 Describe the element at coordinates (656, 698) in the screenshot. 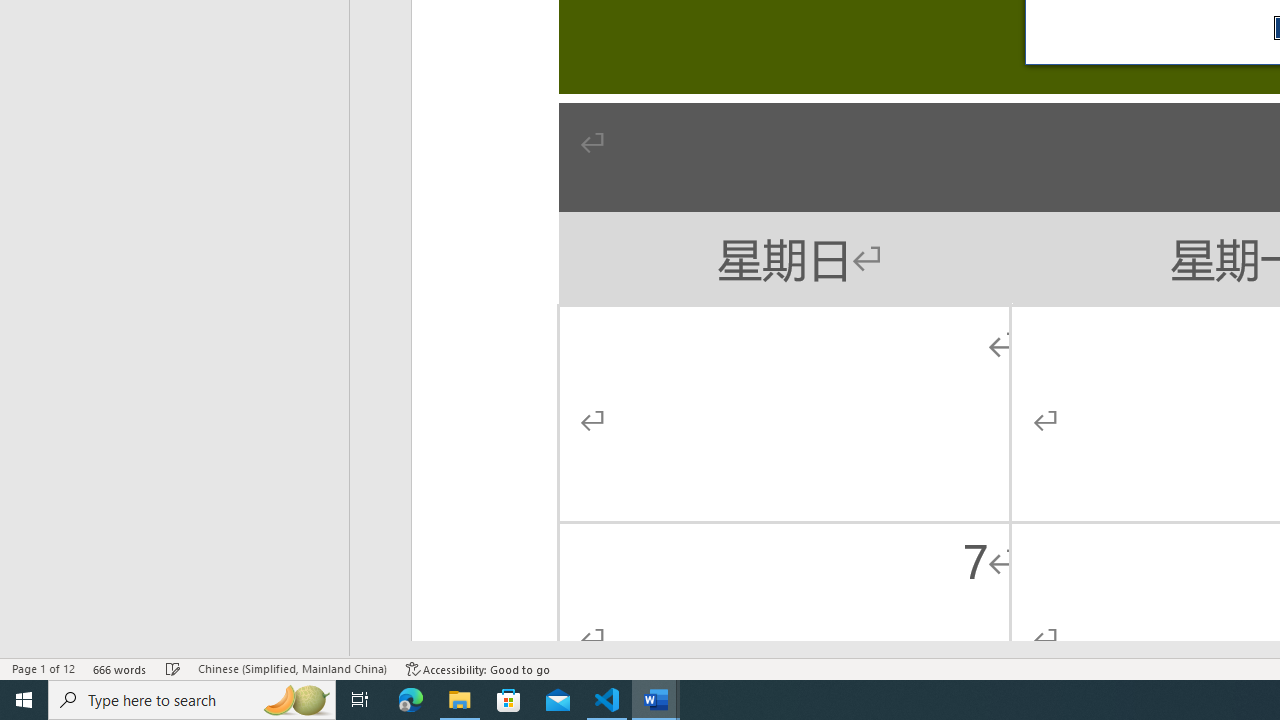

I see `'Word - 2 running windows'` at that location.